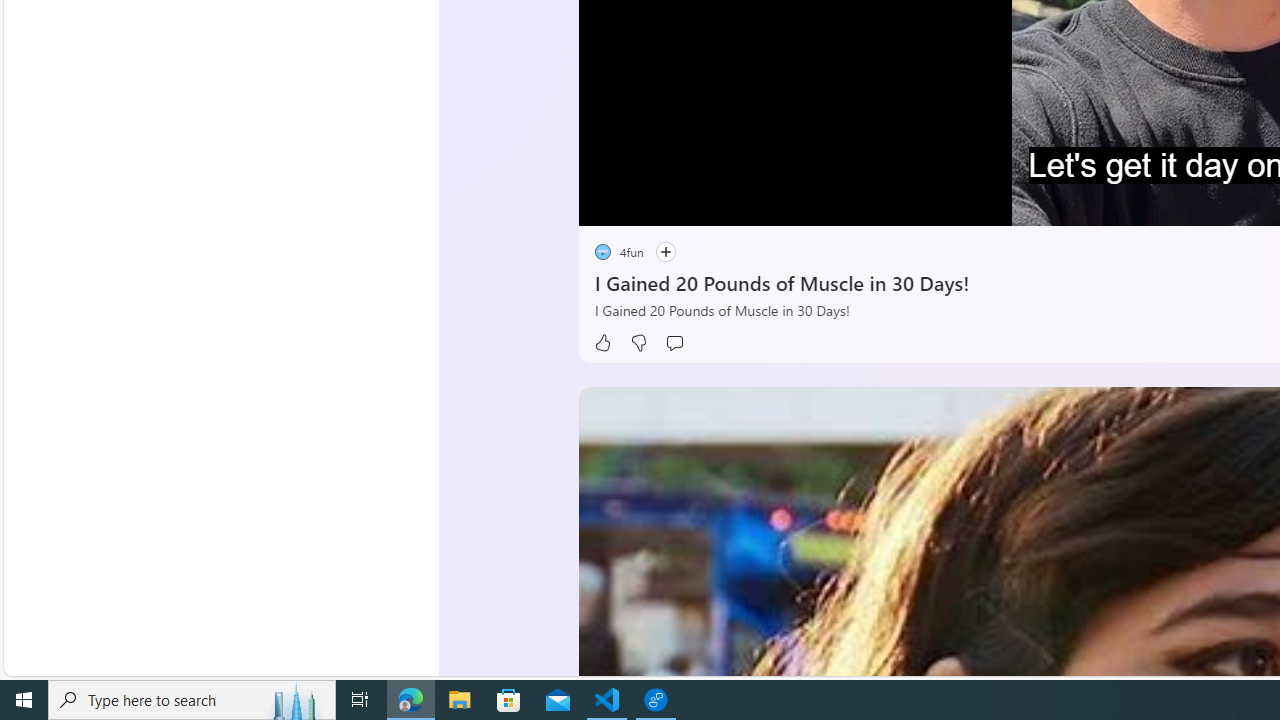 Image resolution: width=1280 pixels, height=720 pixels. I want to click on 'Follow', so click(665, 251).